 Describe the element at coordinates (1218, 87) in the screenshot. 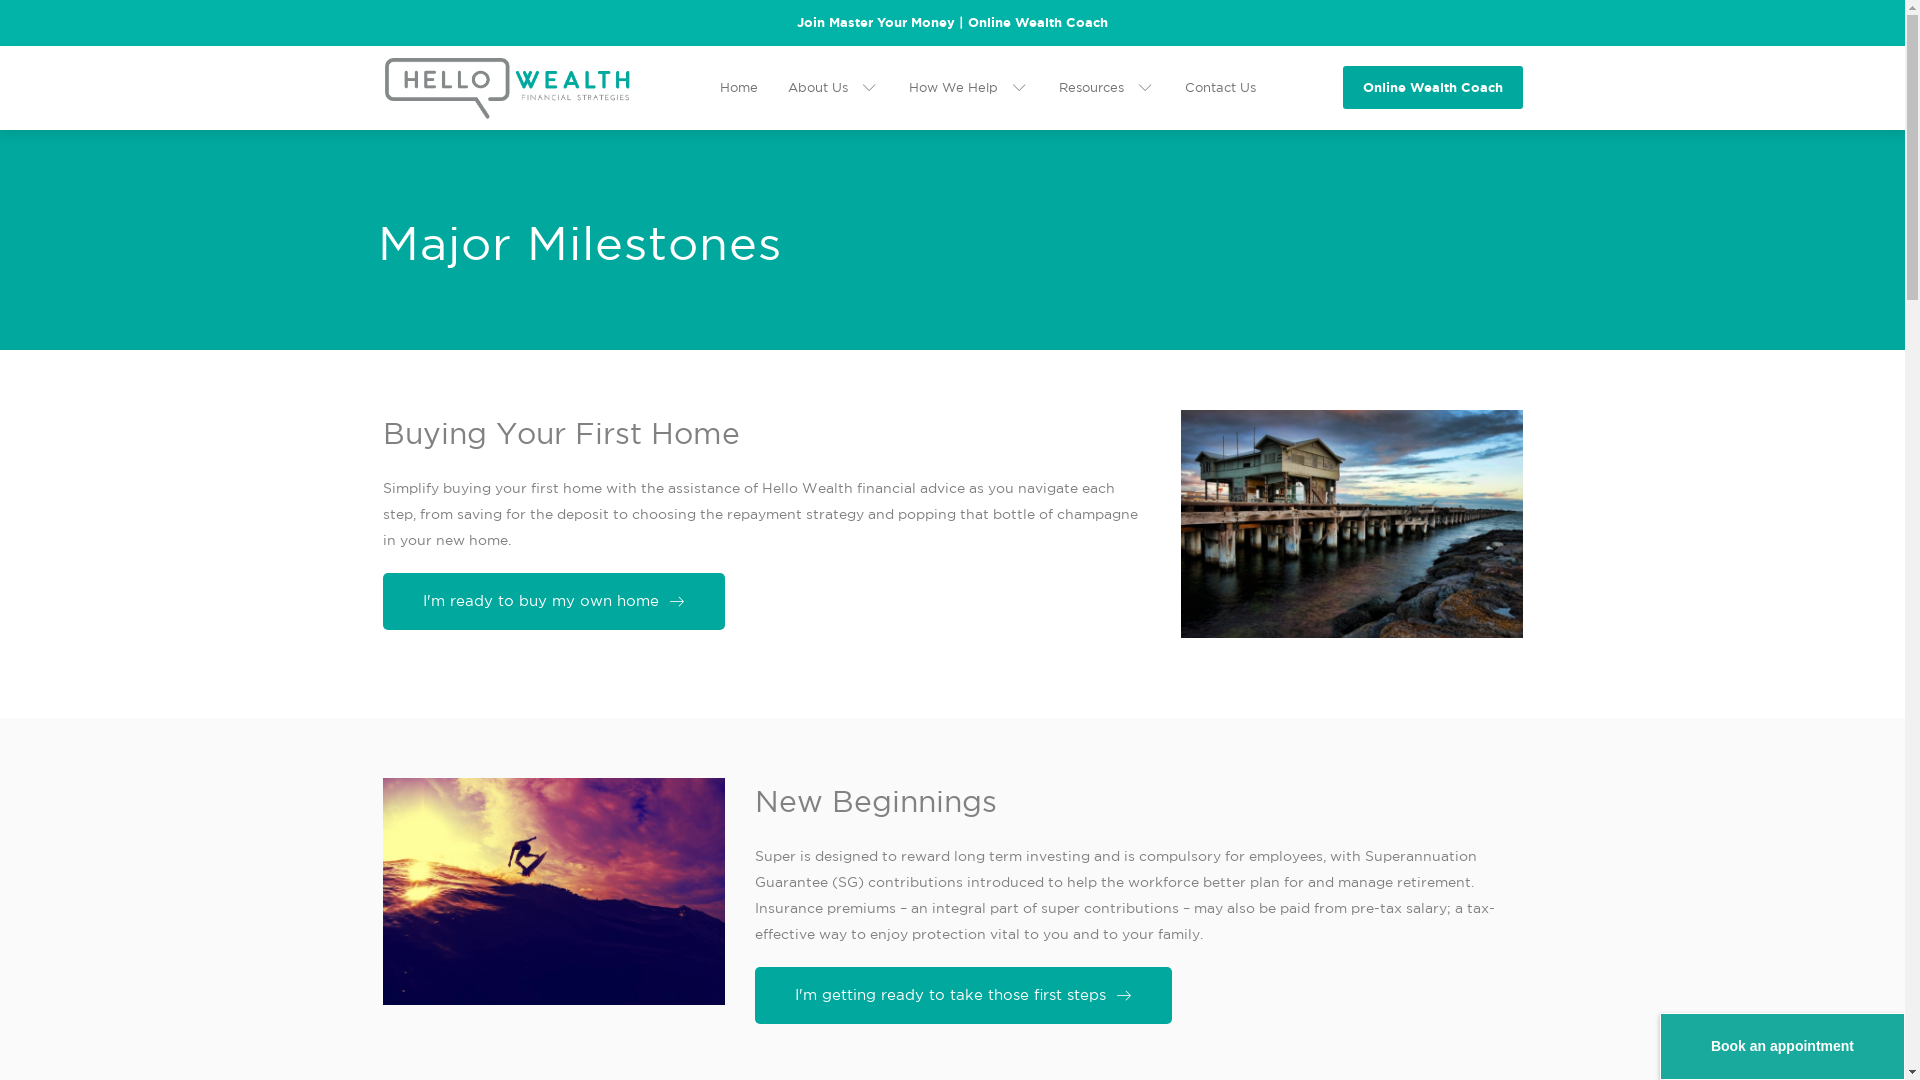

I see `'Contact Us'` at that location.